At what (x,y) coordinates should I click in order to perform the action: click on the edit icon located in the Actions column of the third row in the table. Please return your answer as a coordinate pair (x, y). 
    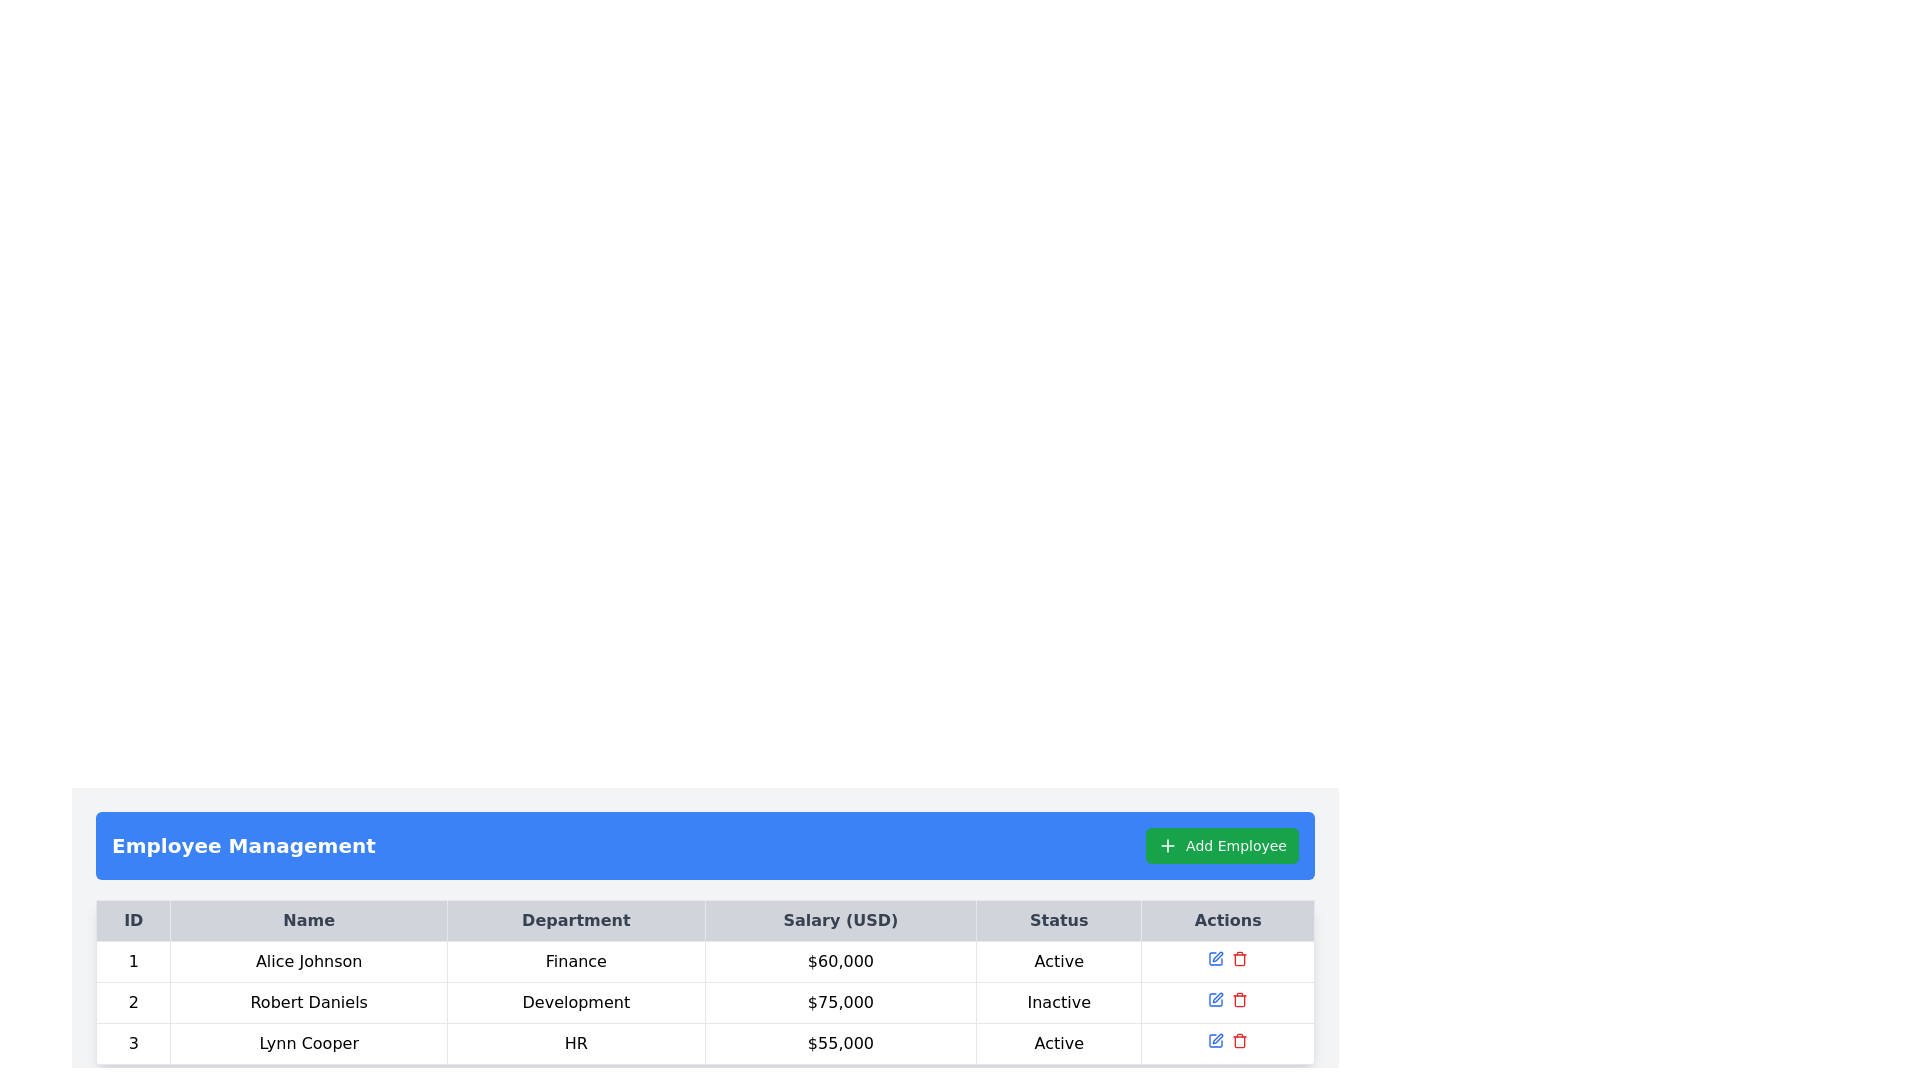
    Looking at the image, I should click on (1215, 999).